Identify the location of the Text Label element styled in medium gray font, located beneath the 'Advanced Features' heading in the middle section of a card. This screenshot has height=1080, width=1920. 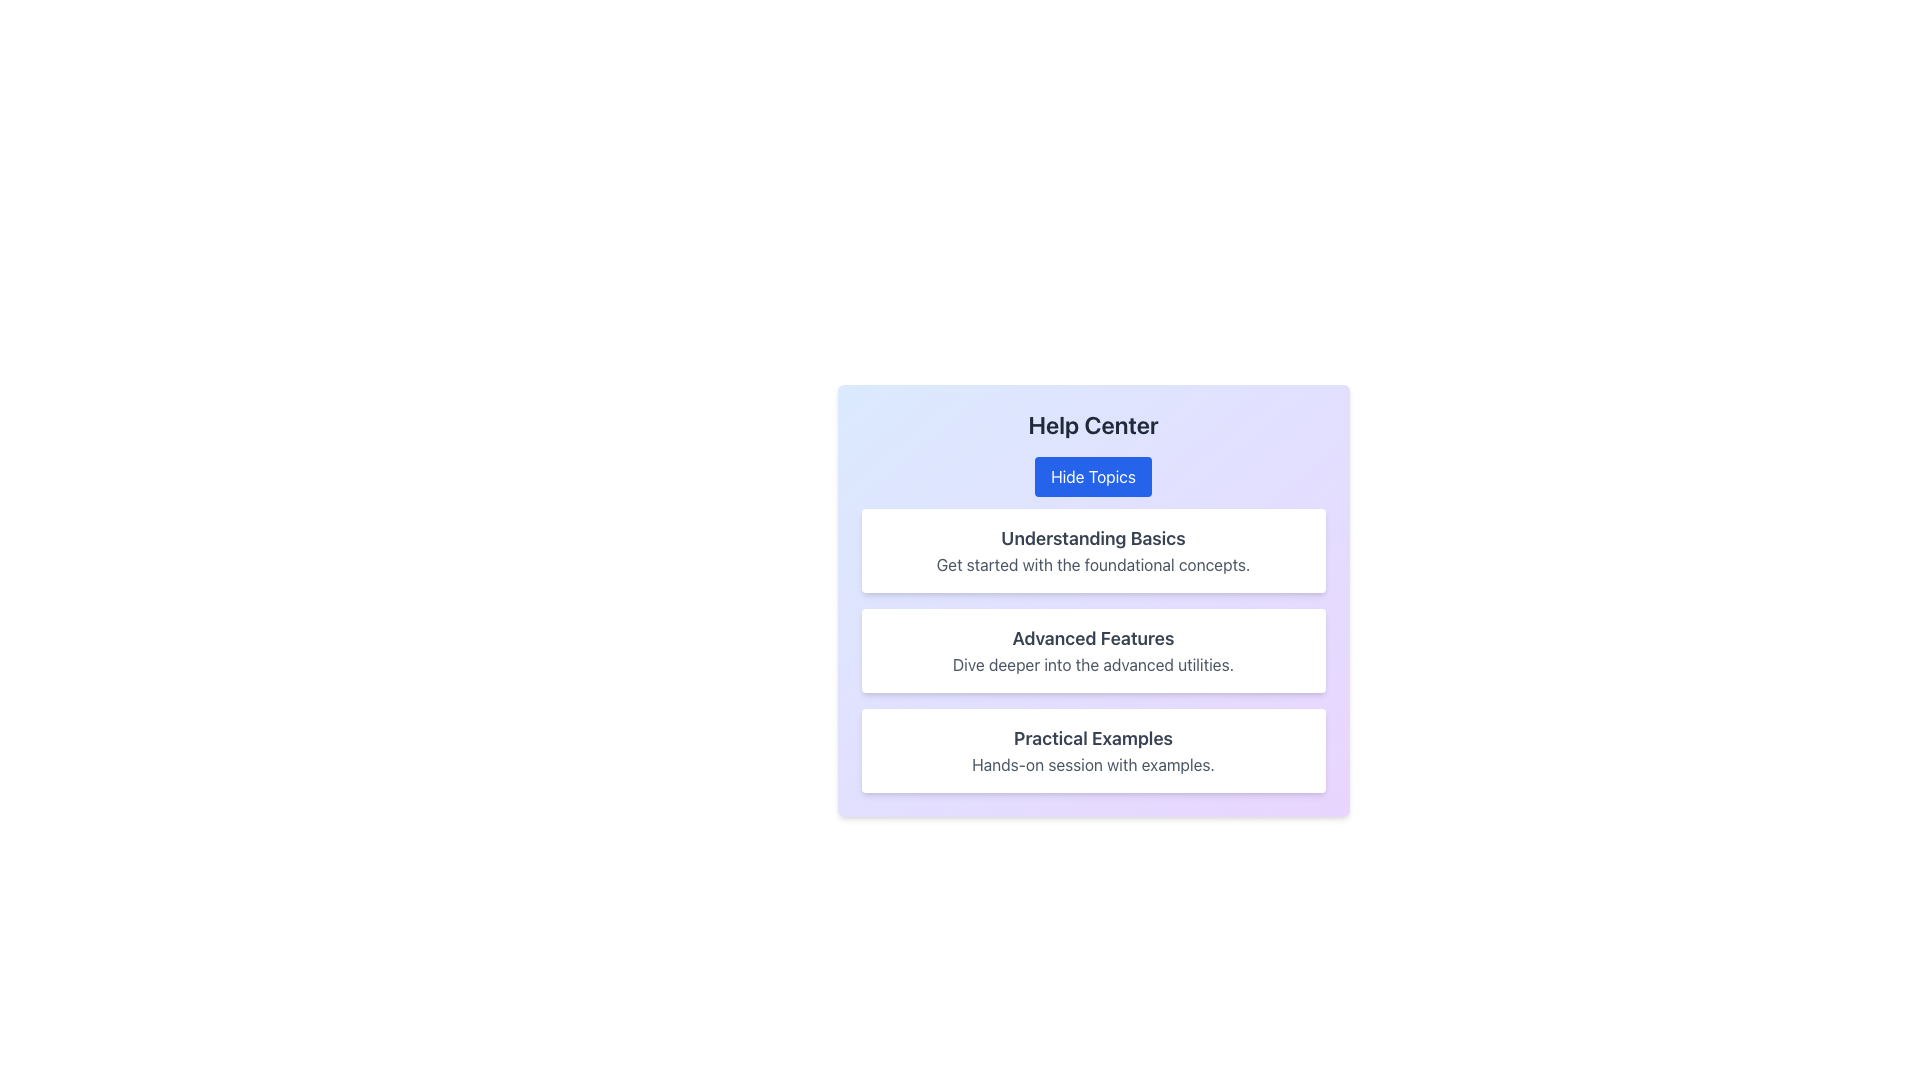
(1092, 664).